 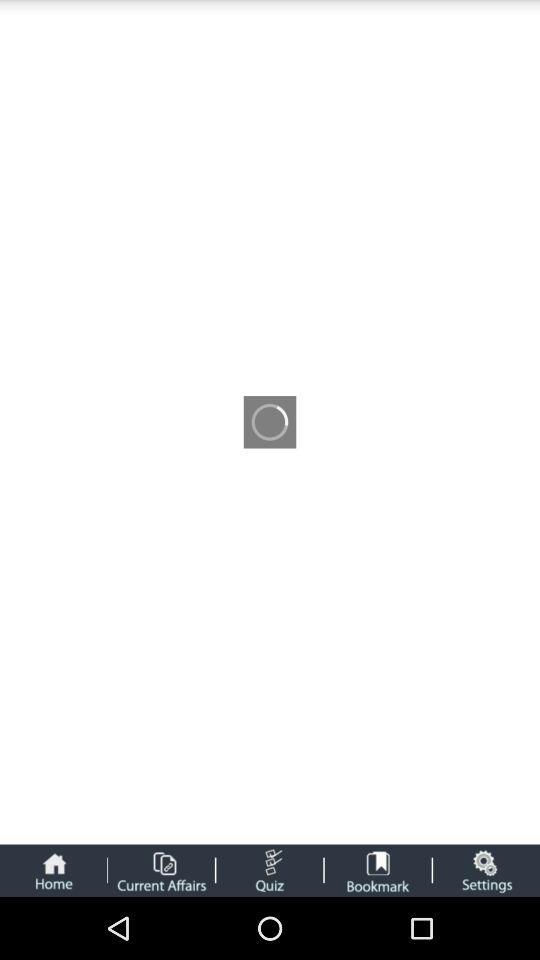 I want to click on bookmark button, so click(x=378, y=869).